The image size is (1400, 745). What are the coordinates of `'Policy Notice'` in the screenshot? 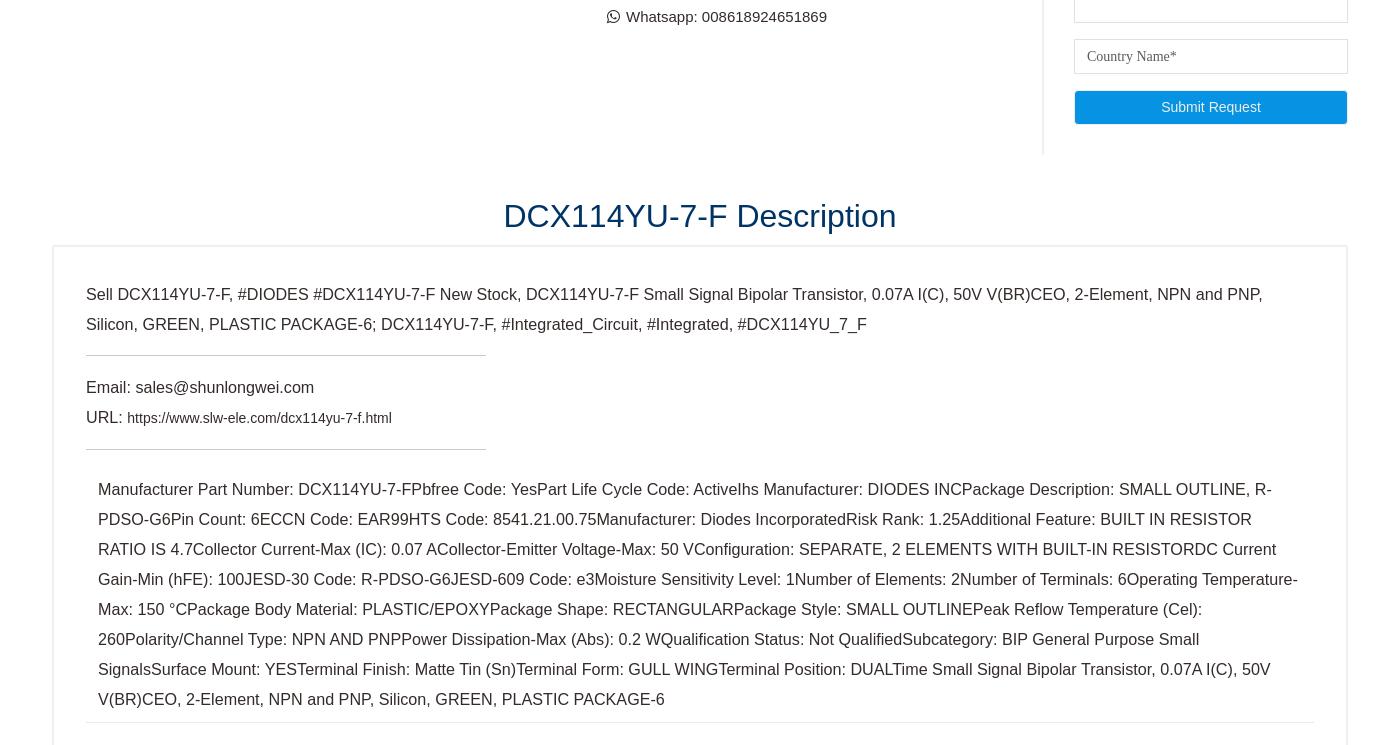 It's located at (534, 47).